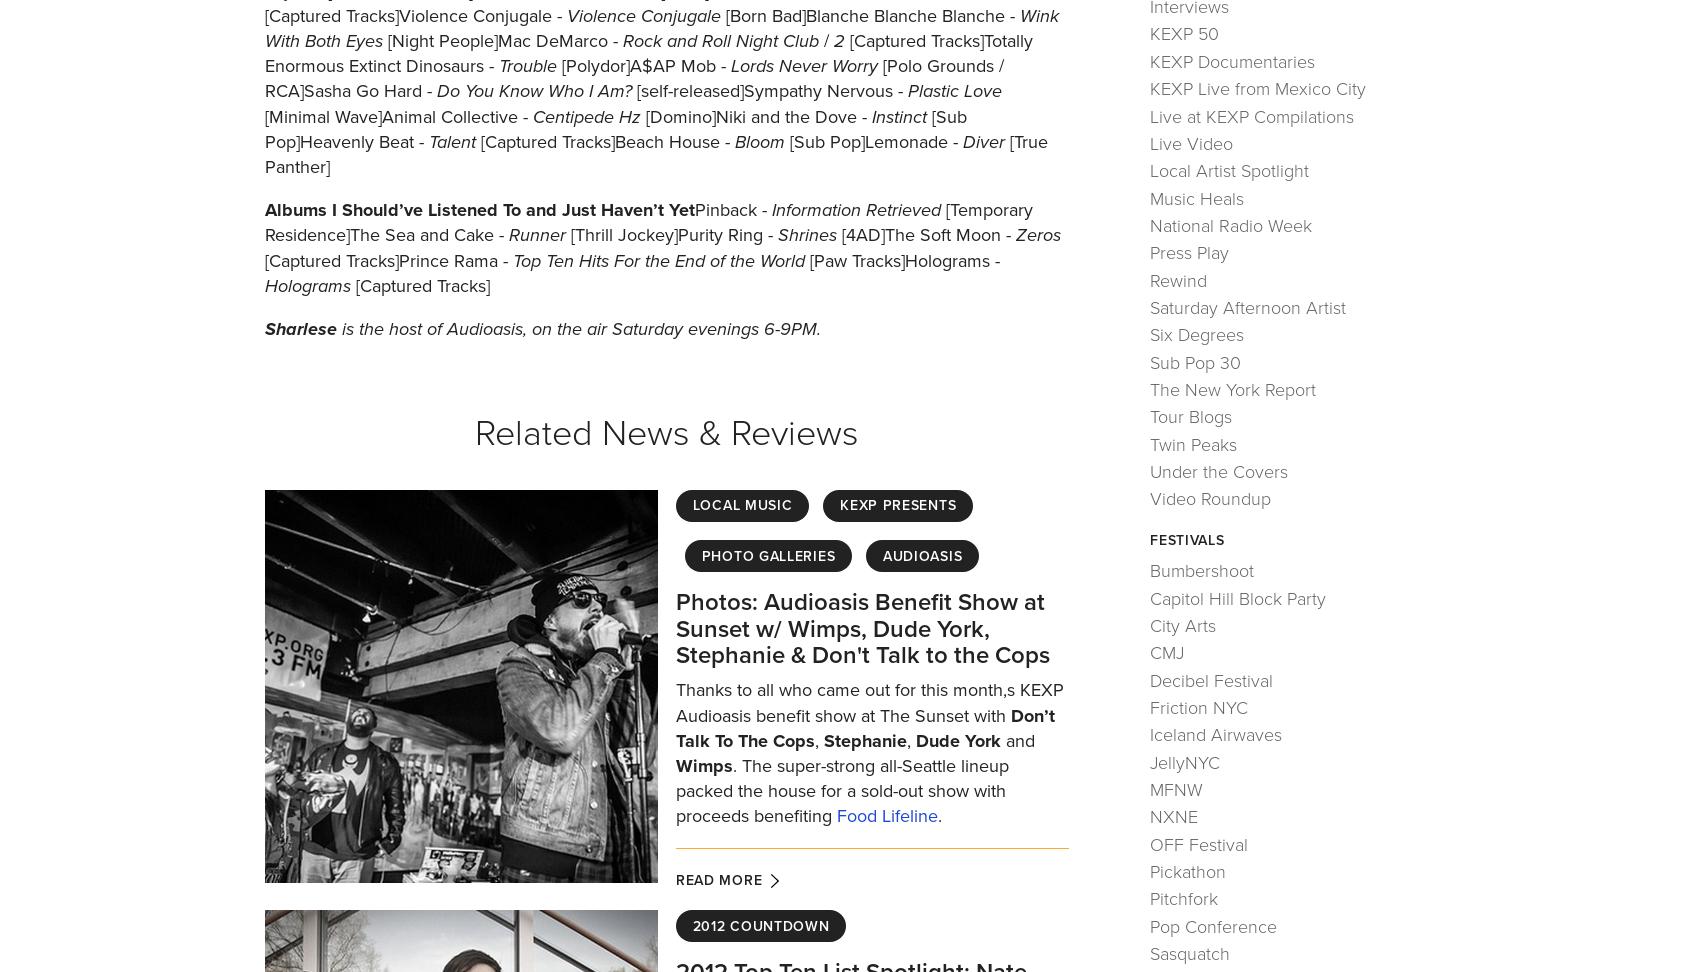 The height and width of the screenshot is (972, 1692). What do you see at coordinates (1173, 815) in the screenshot?
I see `'NXNE'` at bounding box center [1173, 815].